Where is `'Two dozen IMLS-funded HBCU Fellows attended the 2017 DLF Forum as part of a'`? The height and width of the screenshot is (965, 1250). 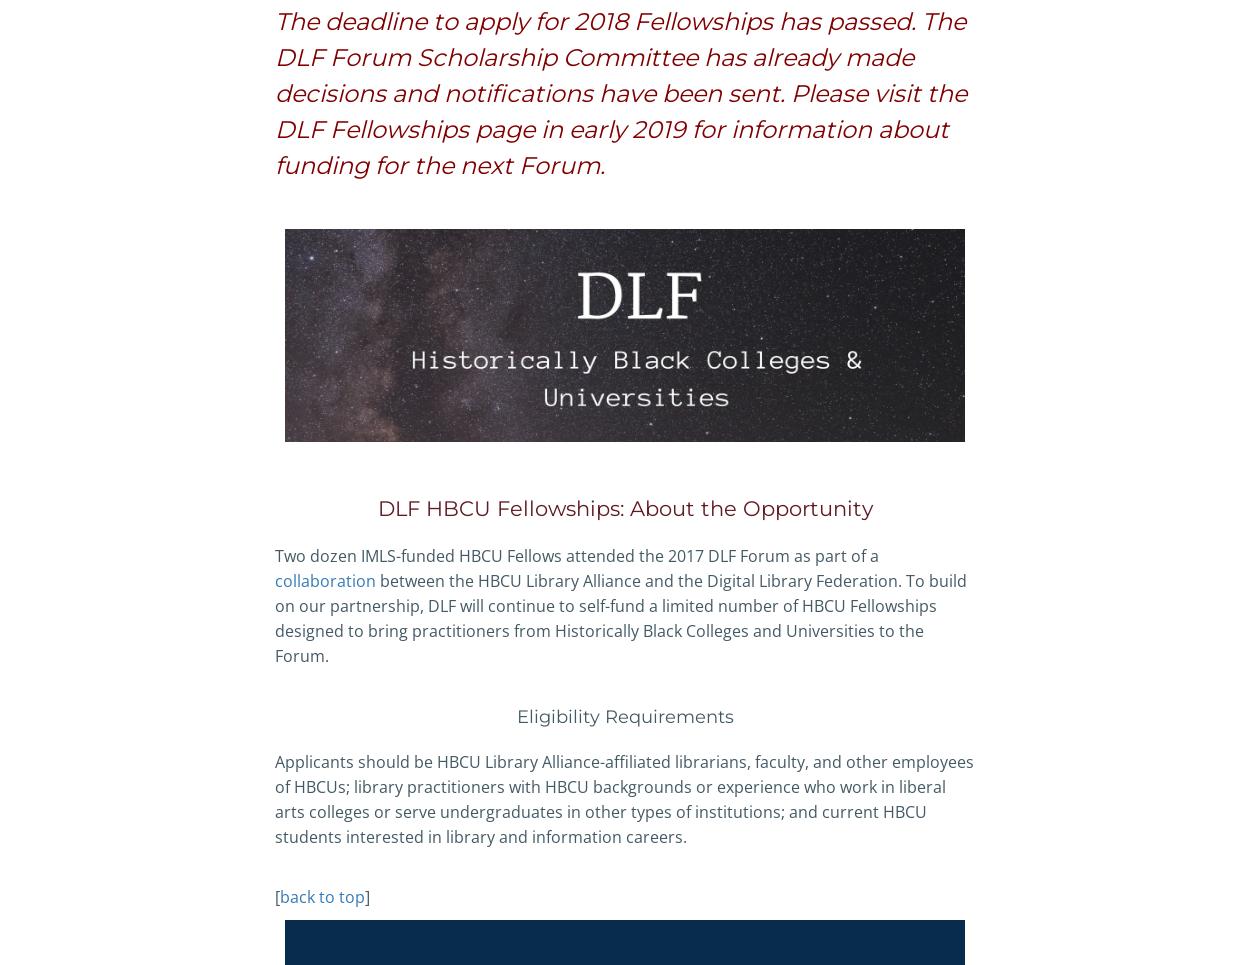
'Two dozen IMLS-funded HBCU Fellows attended the 2017 DLF Forum as part of a' is located at coordinates (576, 555).